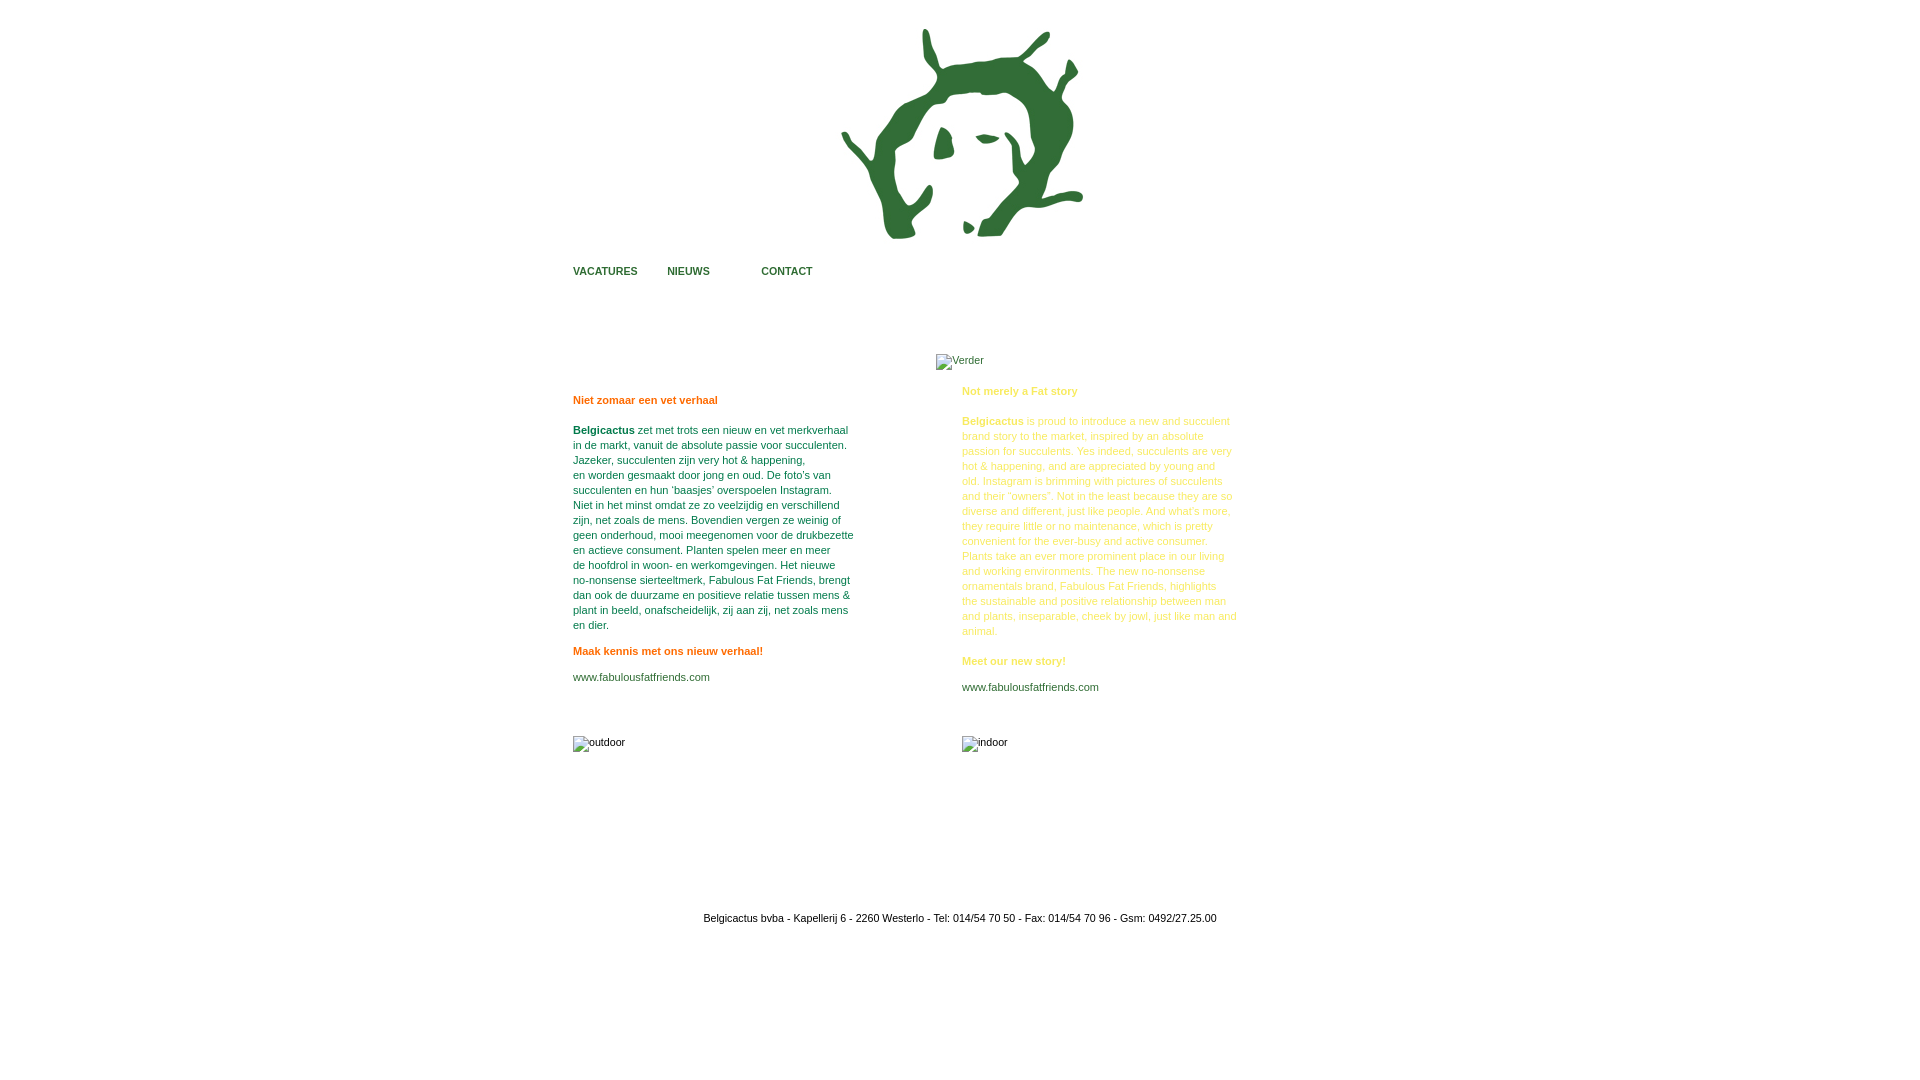 The image size is (1920, 1080). What do you see at coordinates (785, 270) in the screenshot?
I see `'CONTACT'` at bounding box center [785, 270].